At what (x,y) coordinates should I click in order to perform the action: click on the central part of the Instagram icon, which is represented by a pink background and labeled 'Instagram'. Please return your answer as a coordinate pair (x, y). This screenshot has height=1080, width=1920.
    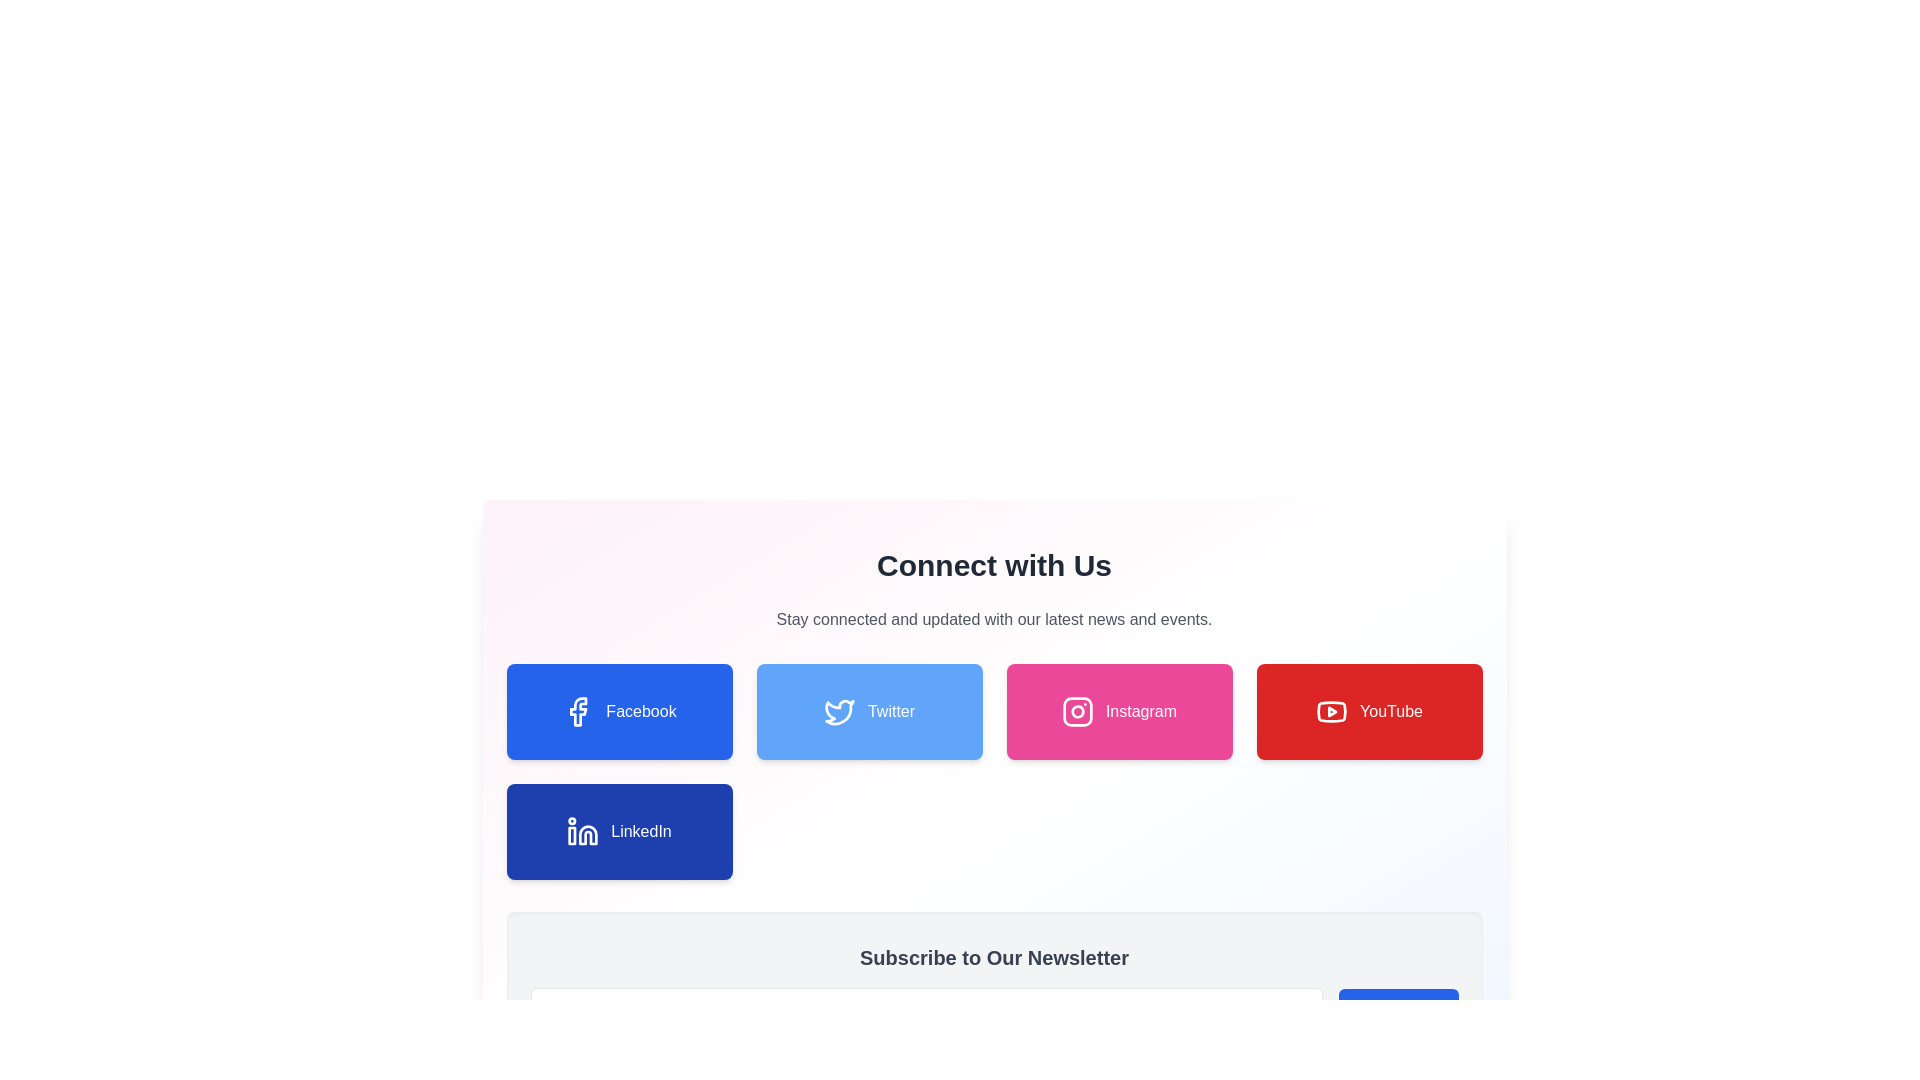
    Looking at the image, I should click on (1076, 710).